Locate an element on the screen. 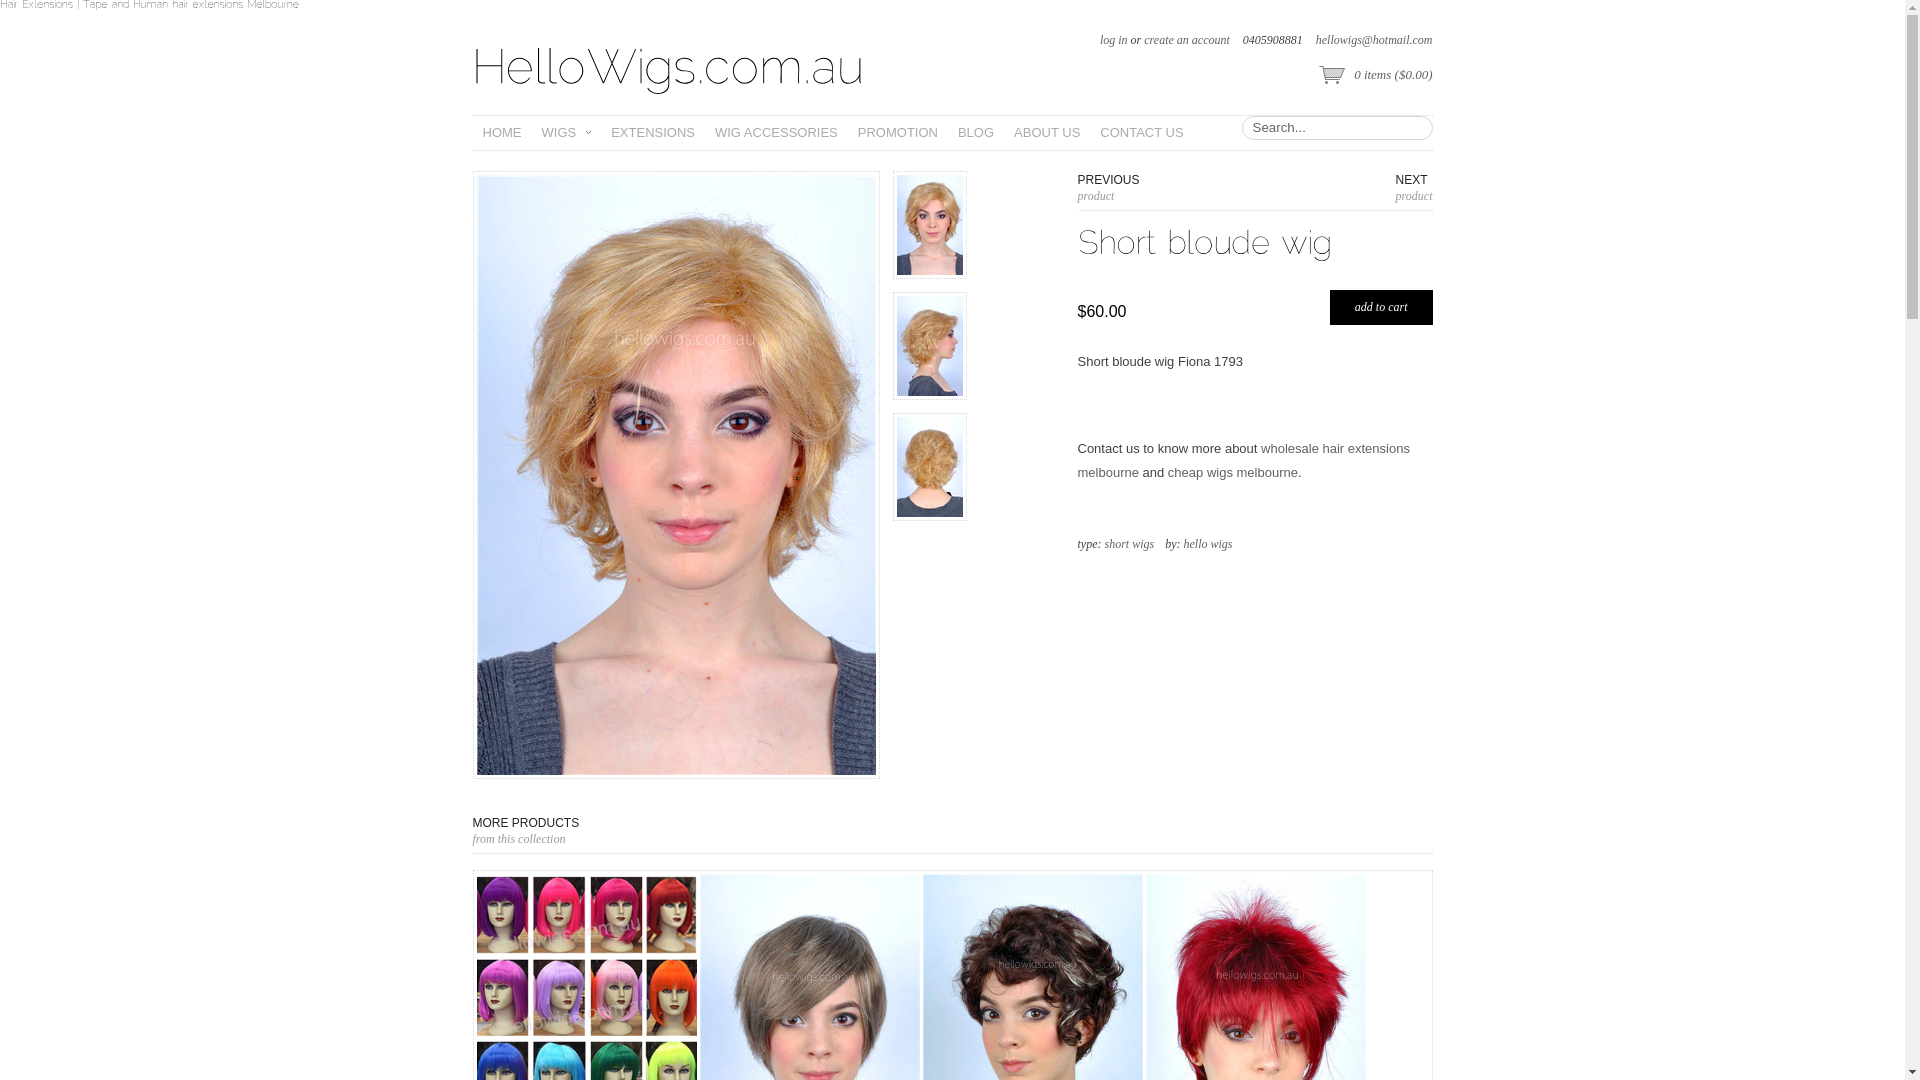 The image size is (1920, 1080). 'HOME' is located at coordinates (501, 132).